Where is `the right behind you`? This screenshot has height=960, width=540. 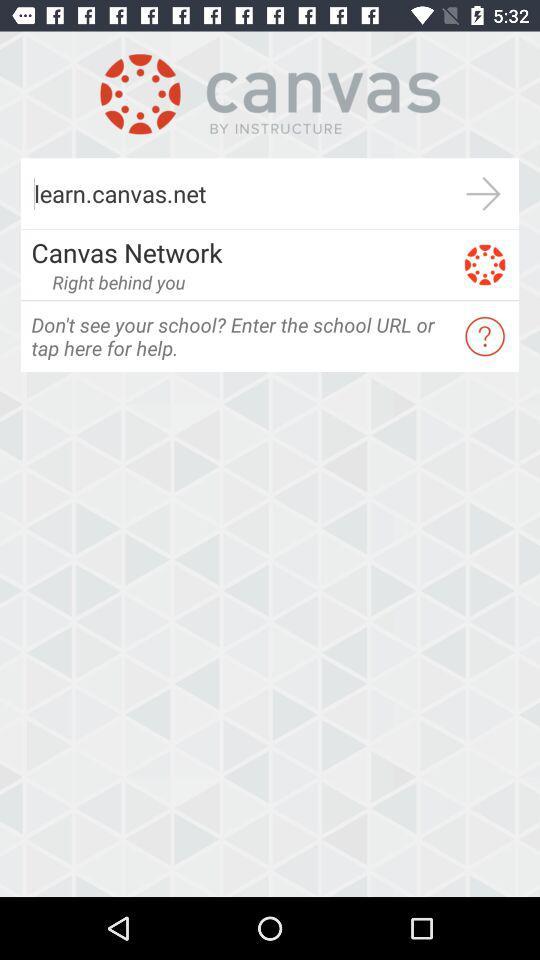
the right behind you is located at coordinates (118, 281).